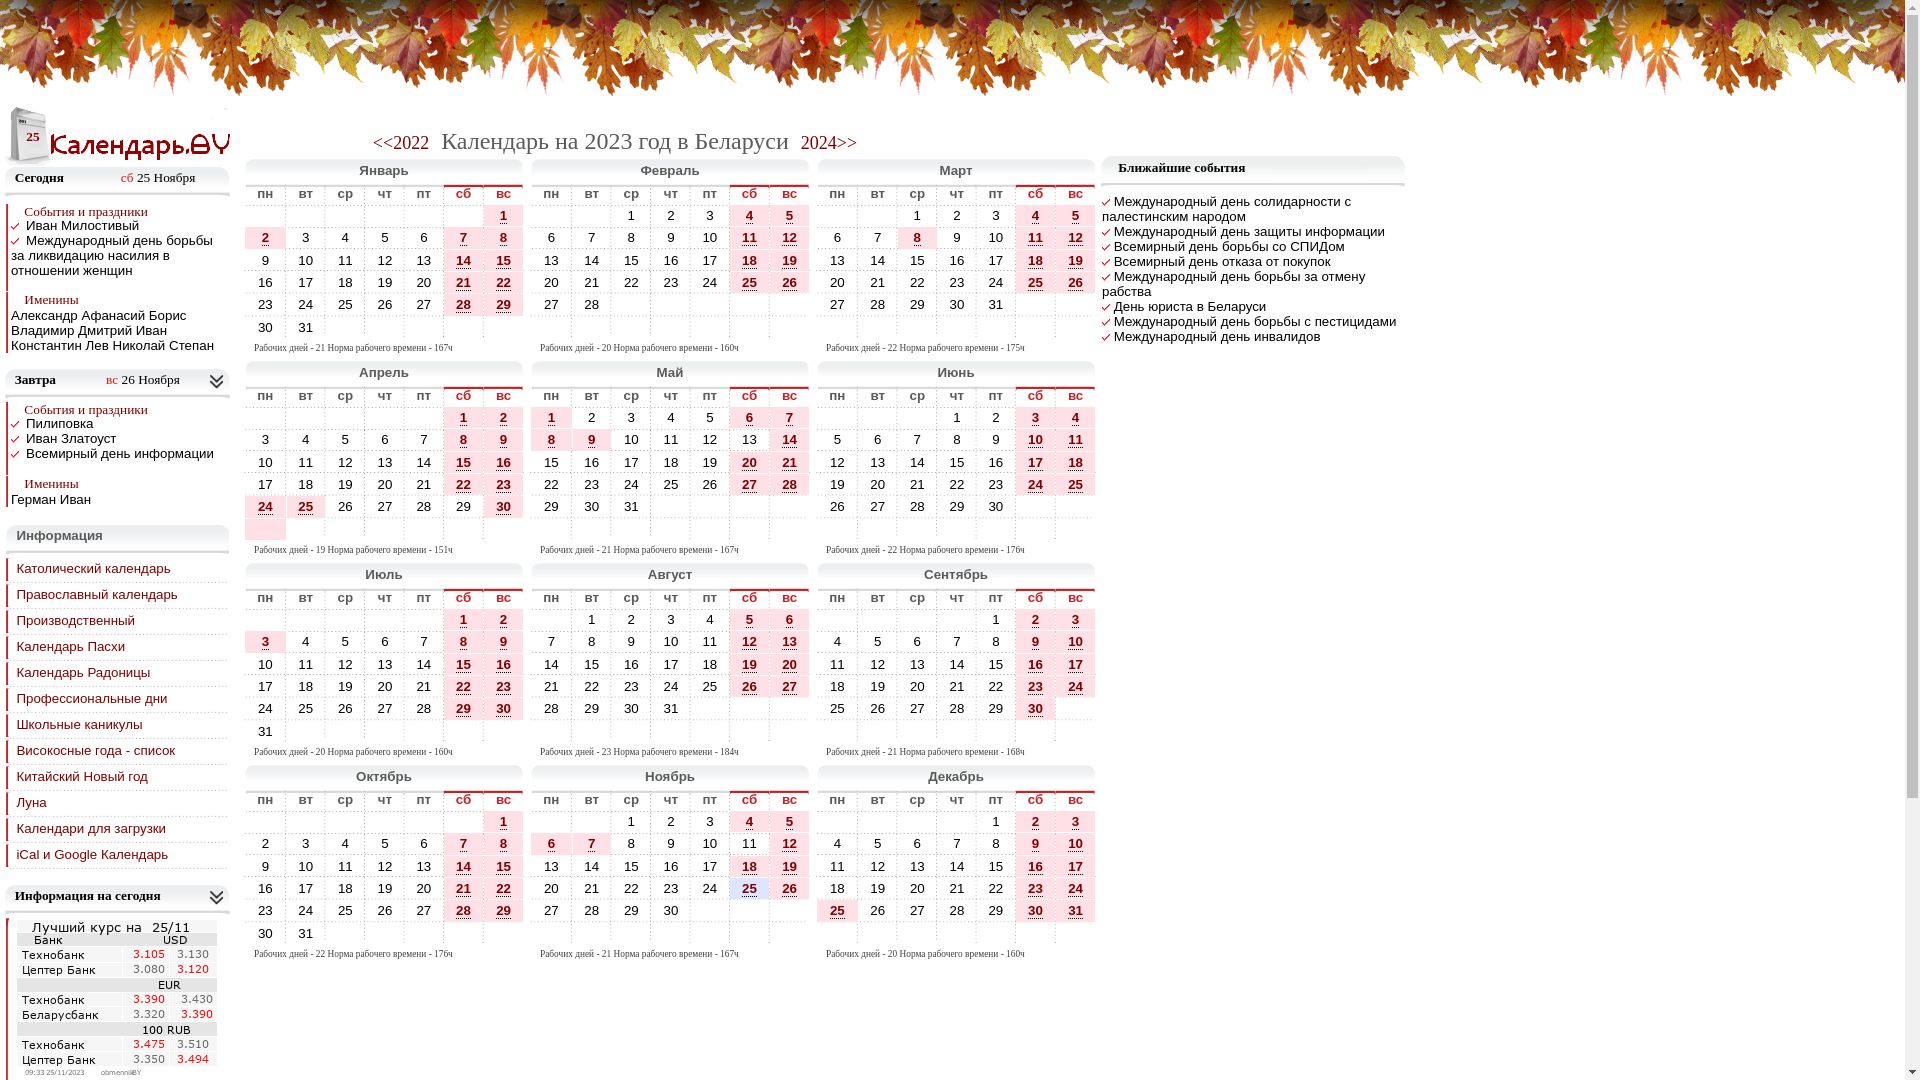  Describe the element at coordinates (877, 865) in the screenshot. I see `'12'` at that location.